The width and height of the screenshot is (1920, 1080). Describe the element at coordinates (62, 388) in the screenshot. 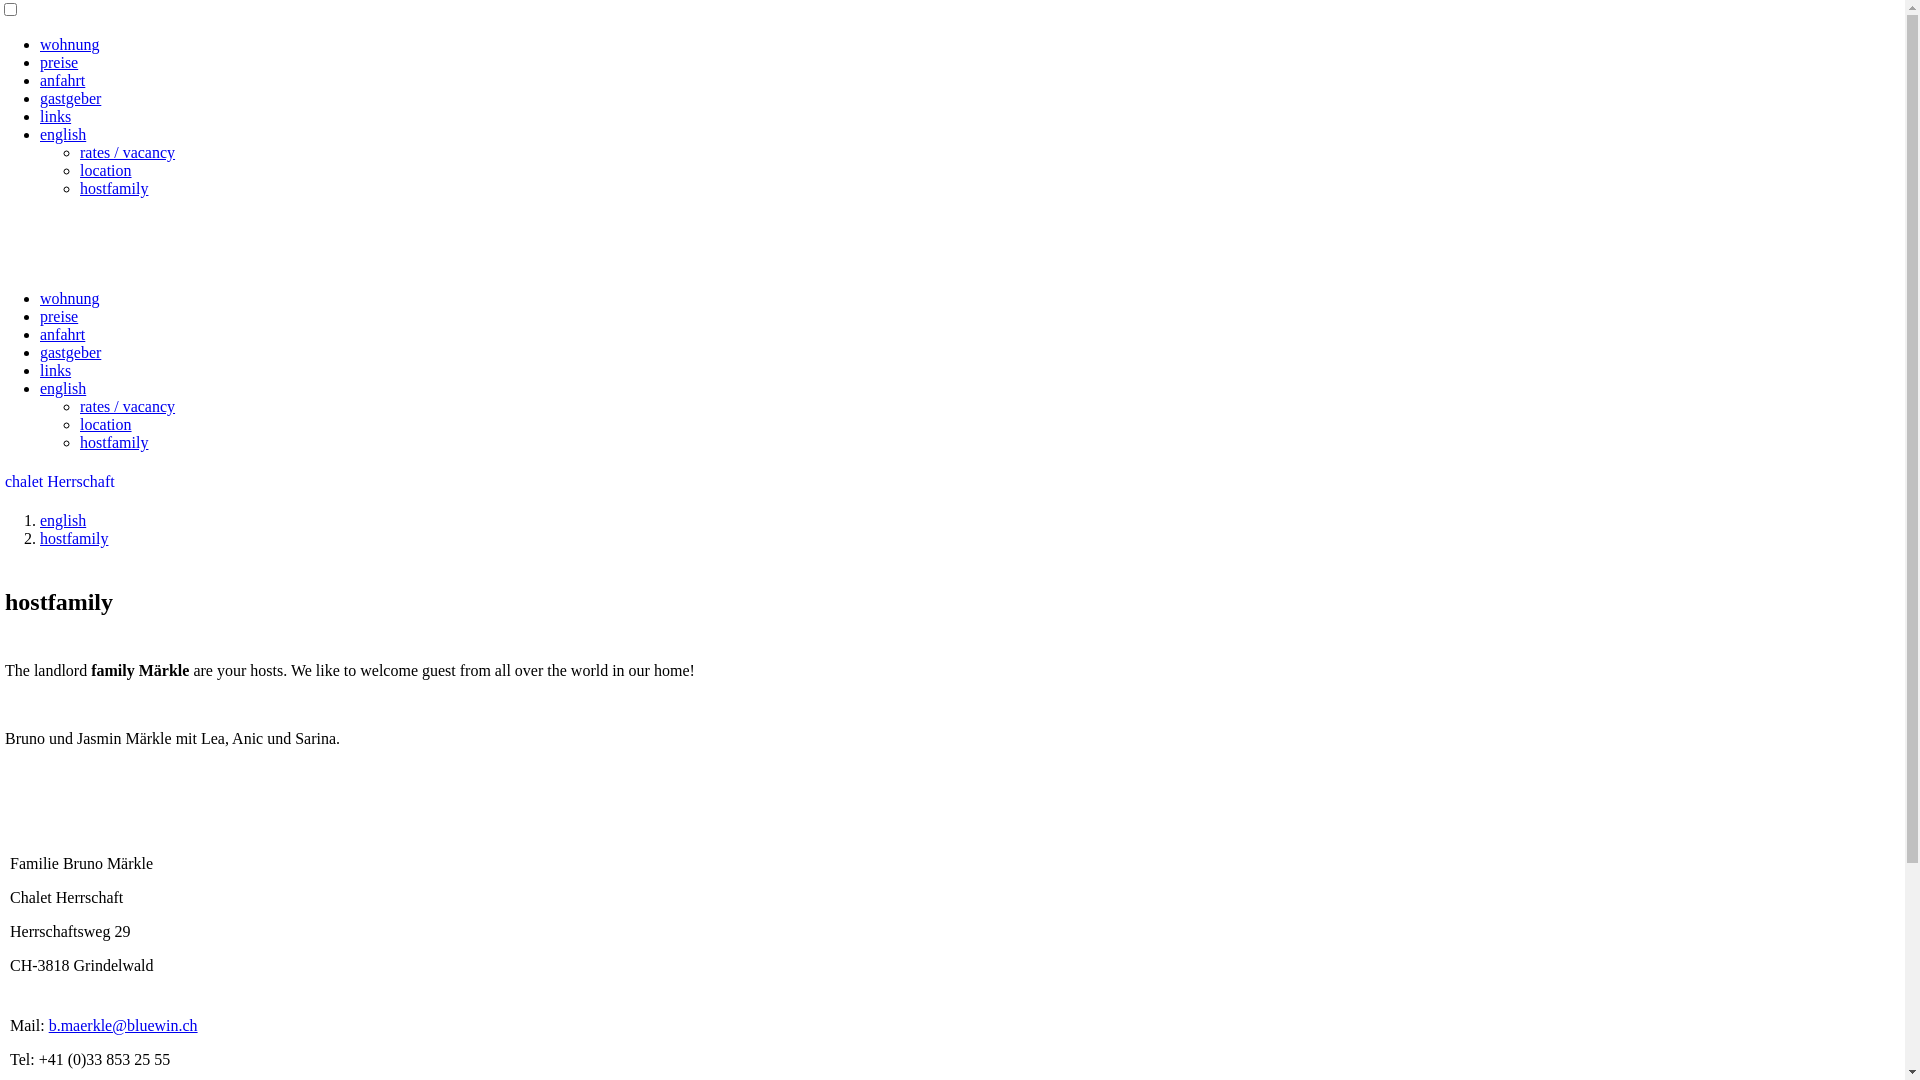

I see `'english'` at that location.